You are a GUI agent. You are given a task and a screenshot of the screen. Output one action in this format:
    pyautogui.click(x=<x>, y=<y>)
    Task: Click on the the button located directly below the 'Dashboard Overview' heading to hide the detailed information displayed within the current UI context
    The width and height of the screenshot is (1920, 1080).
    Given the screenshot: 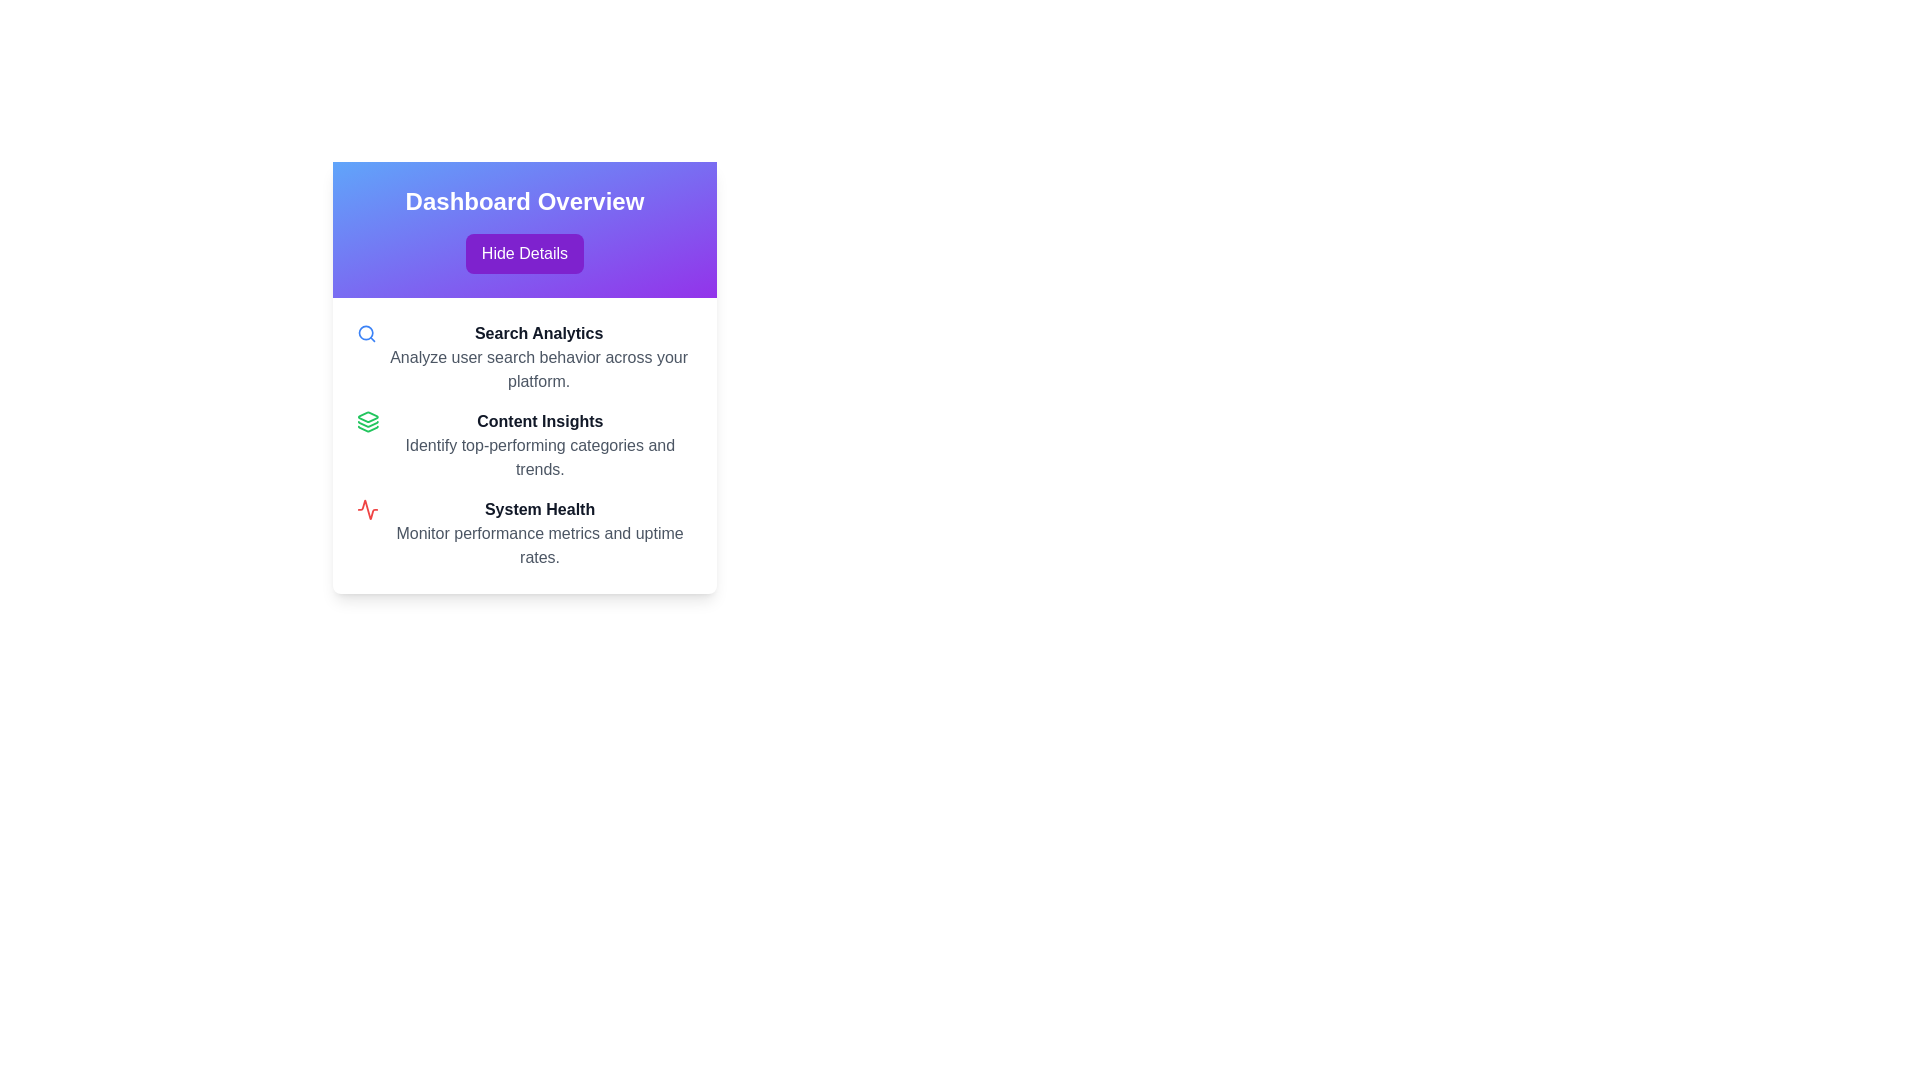 What is the action you would take?
    pyautogui.click(x=524, y=253)
    